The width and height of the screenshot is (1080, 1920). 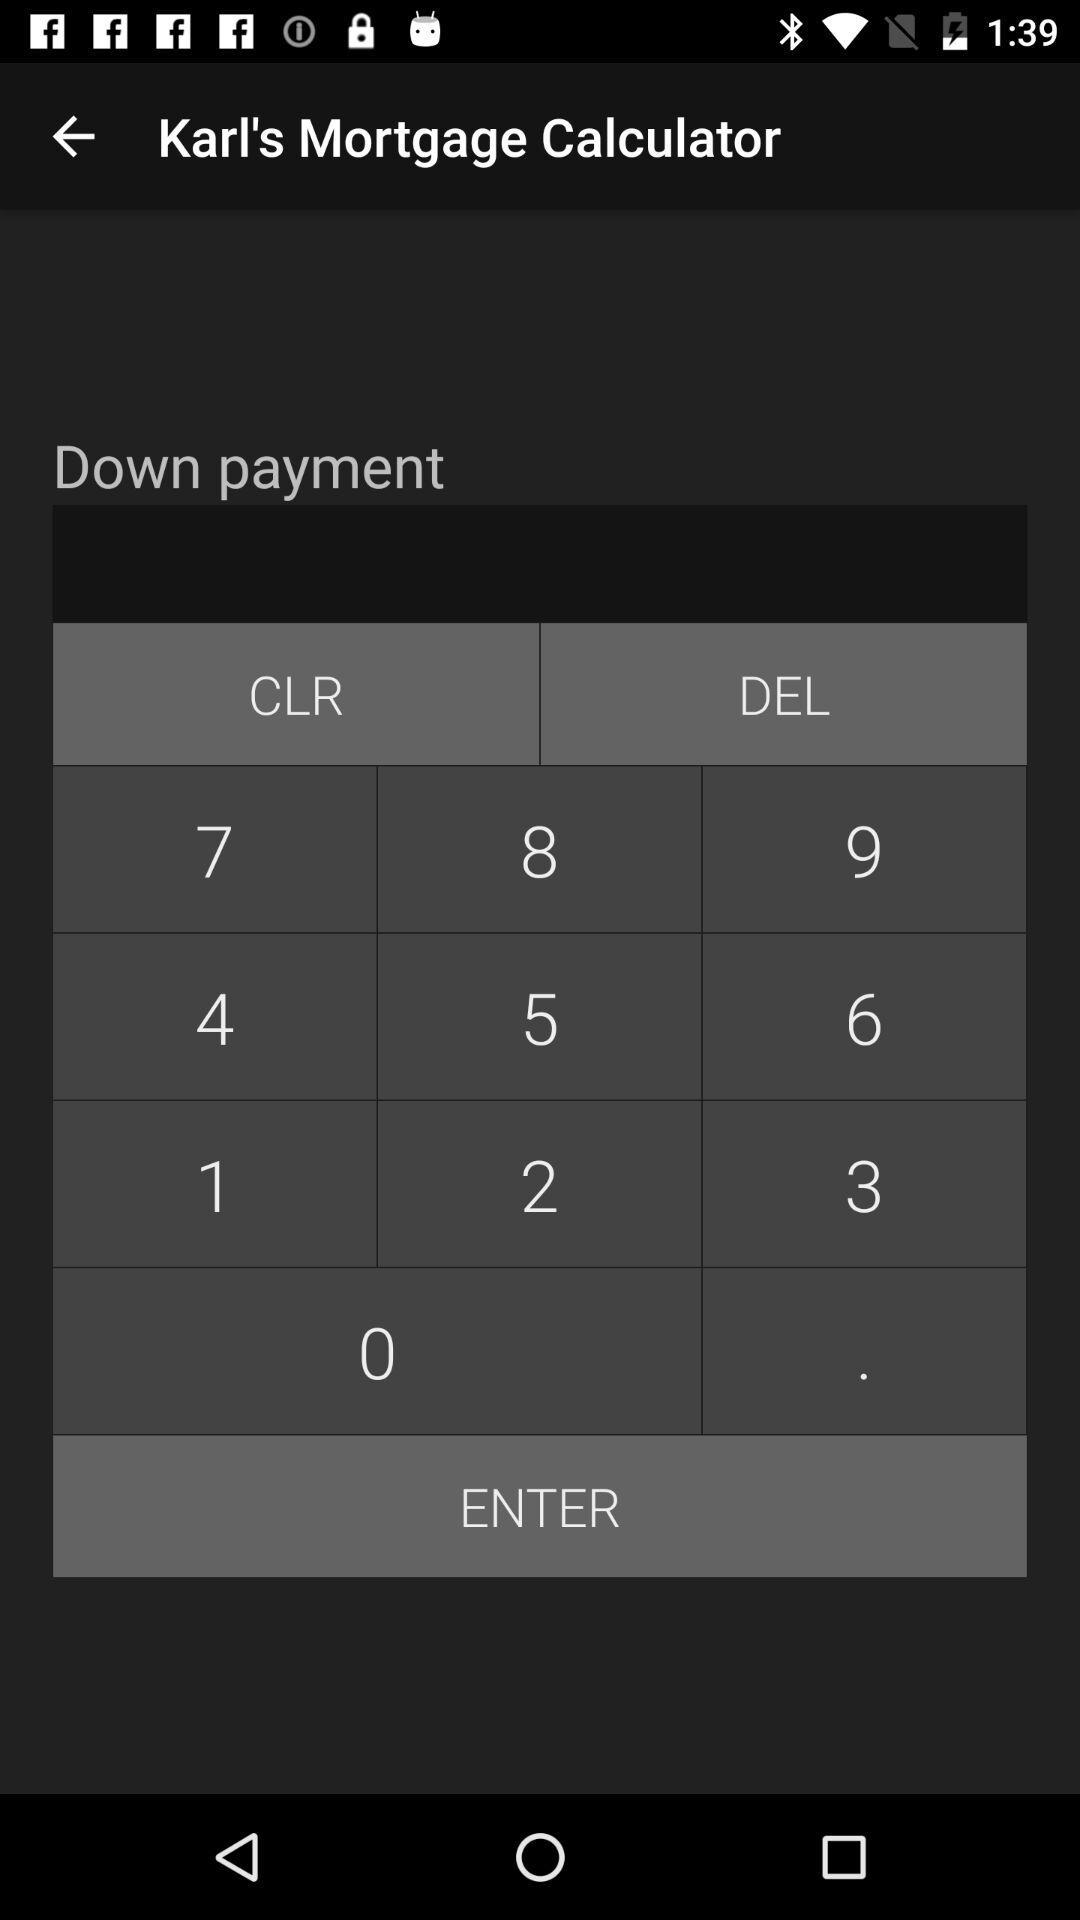 What do you see at coordinates (377, 1351) in the screenshot?
I see `0 icon` at bounding box center [377, 1351].